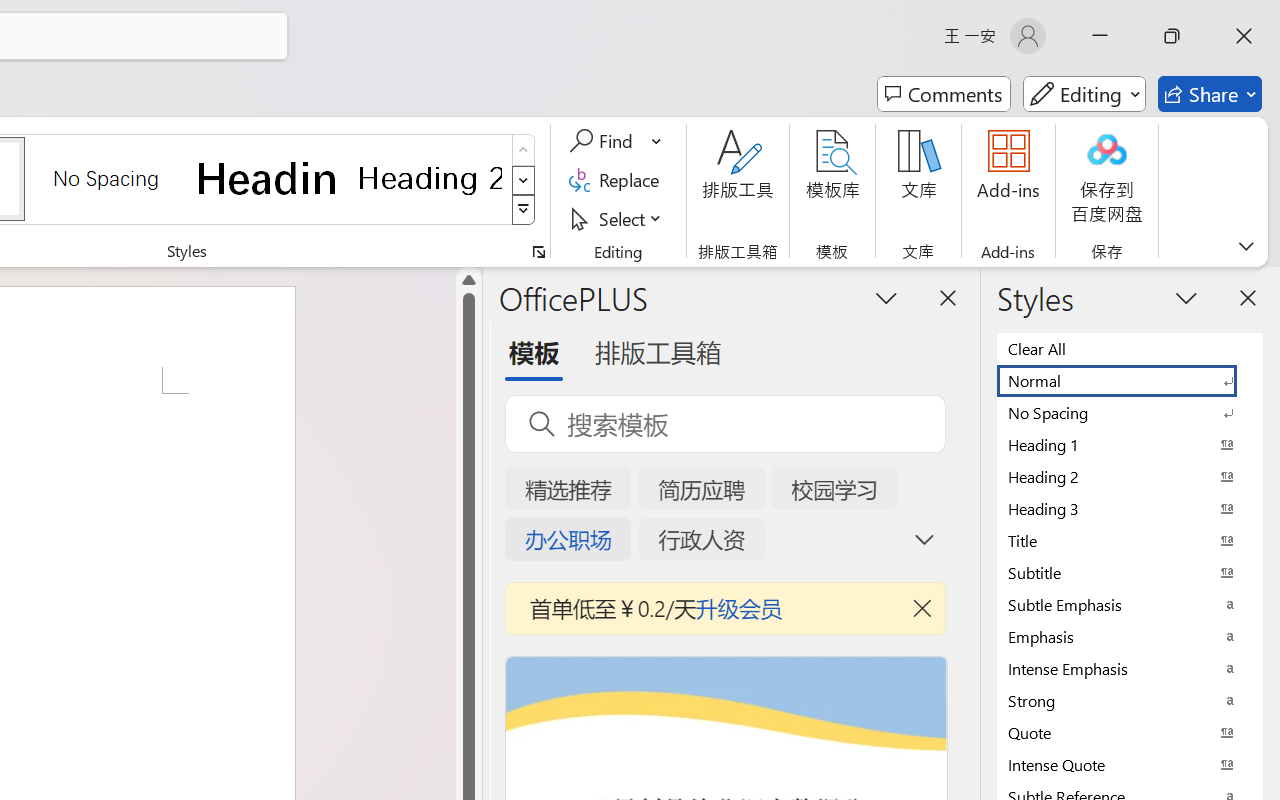  I want to click on 'Mode', so click(1083, 94).